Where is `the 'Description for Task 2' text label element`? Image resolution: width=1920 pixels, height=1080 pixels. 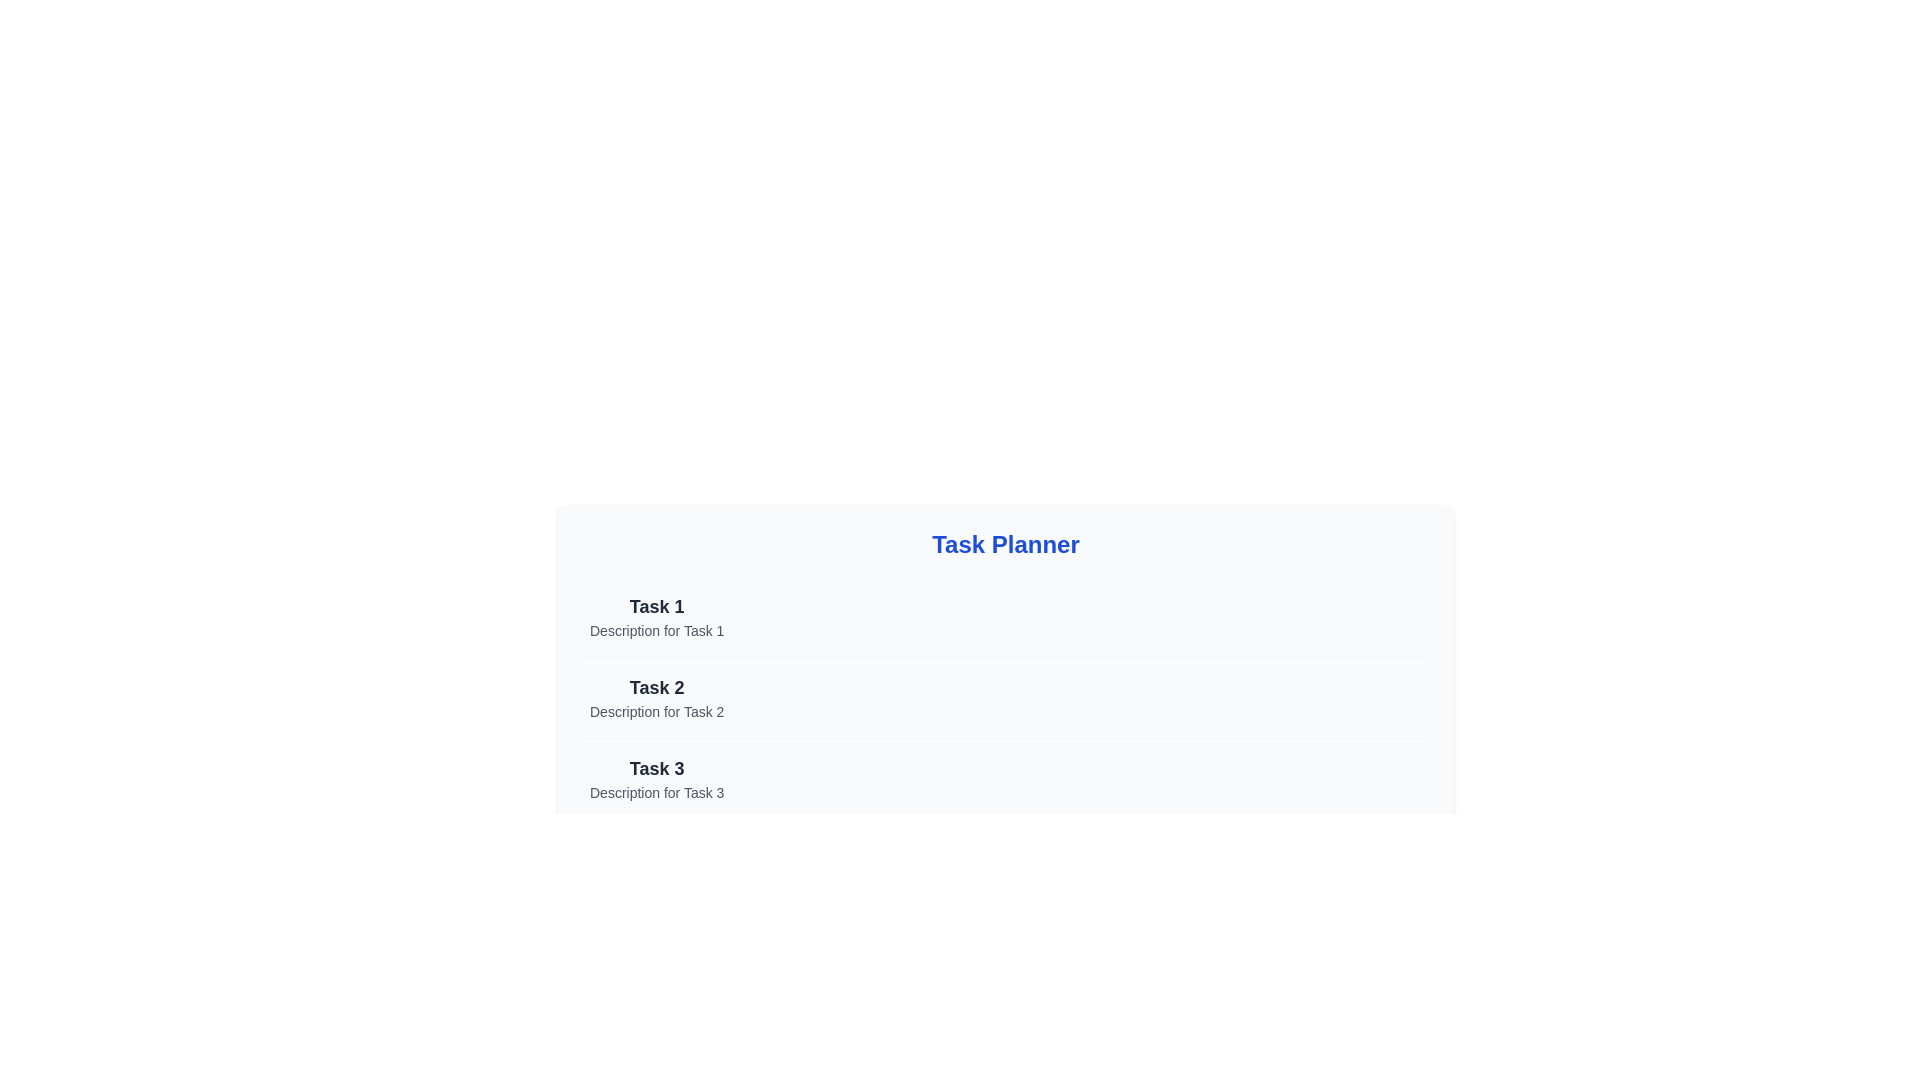
the 'Description for Task 2' text label element is located at coordinates (657, 711).